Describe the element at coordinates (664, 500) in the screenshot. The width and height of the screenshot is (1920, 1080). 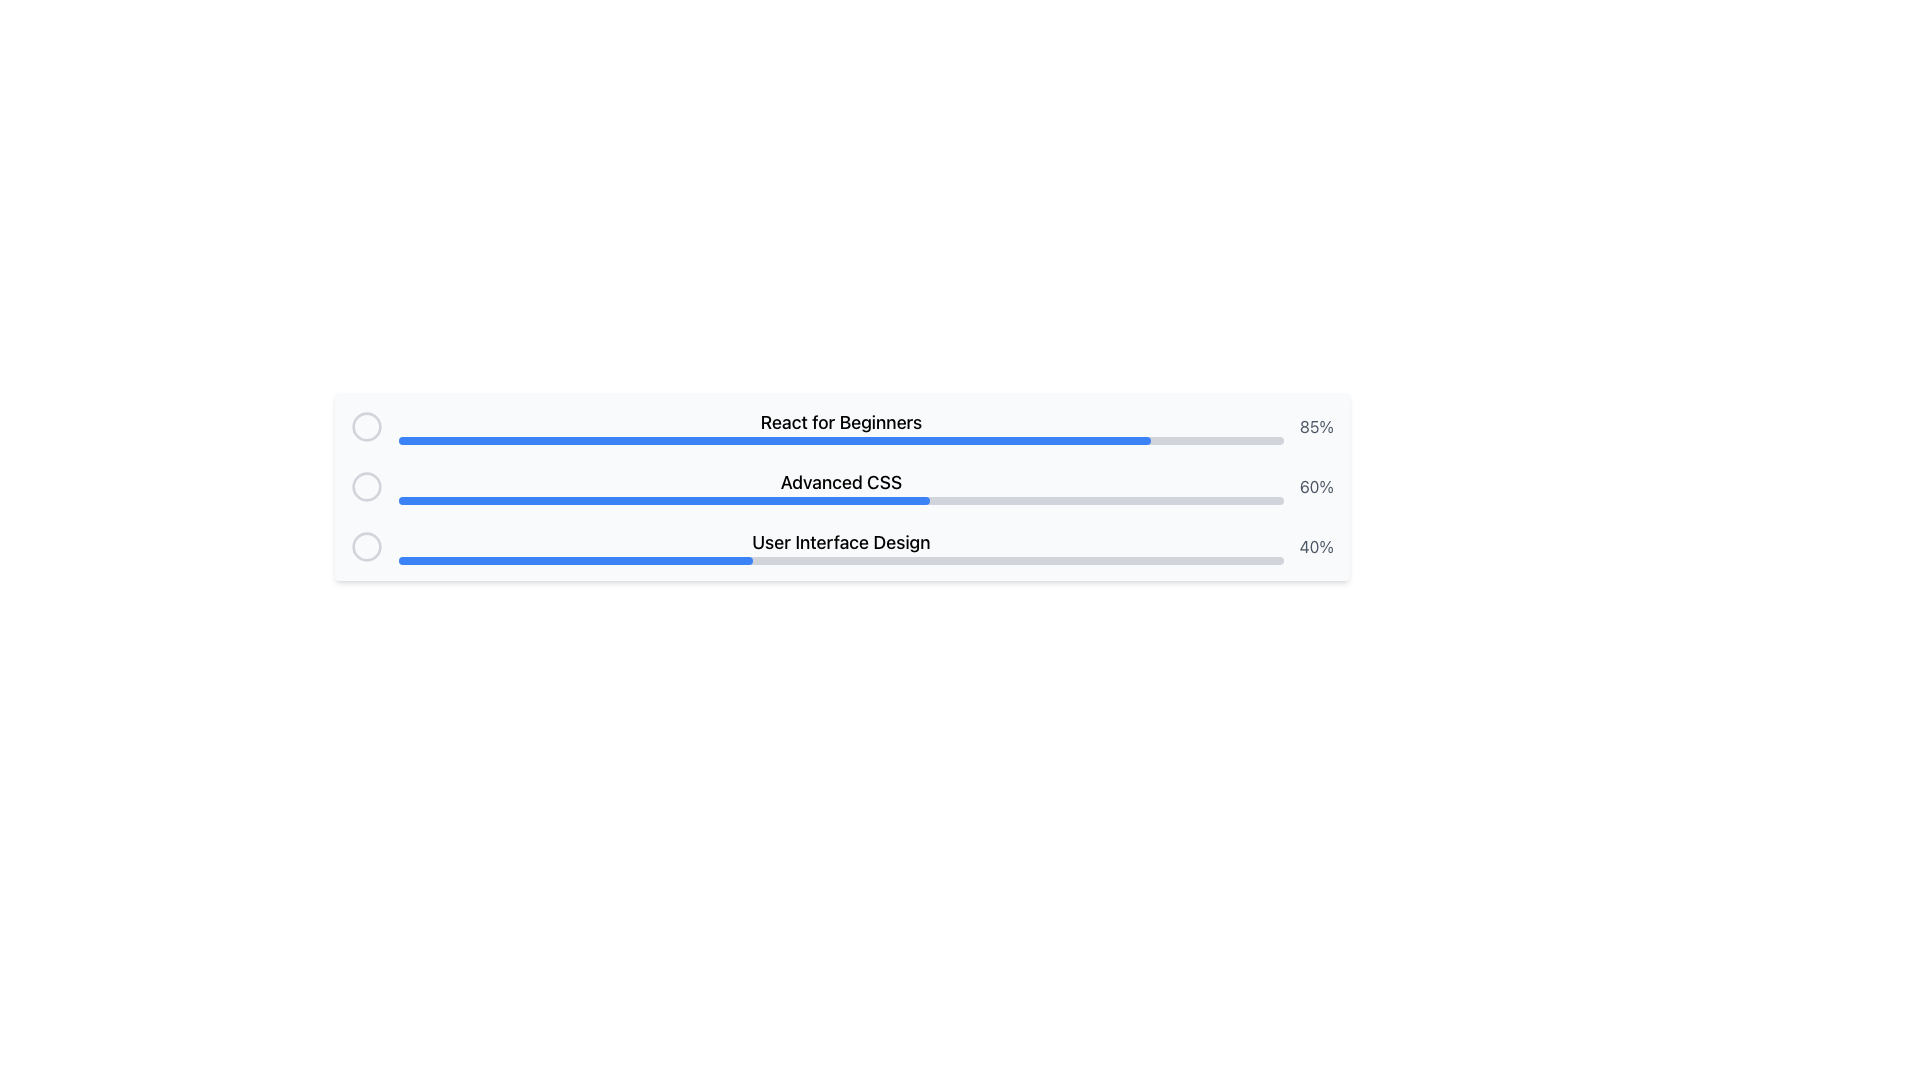
I see `the progress value of the blue progress bar, which represents 60% completion and is located below the 'Advanced CSS' label` at that location.